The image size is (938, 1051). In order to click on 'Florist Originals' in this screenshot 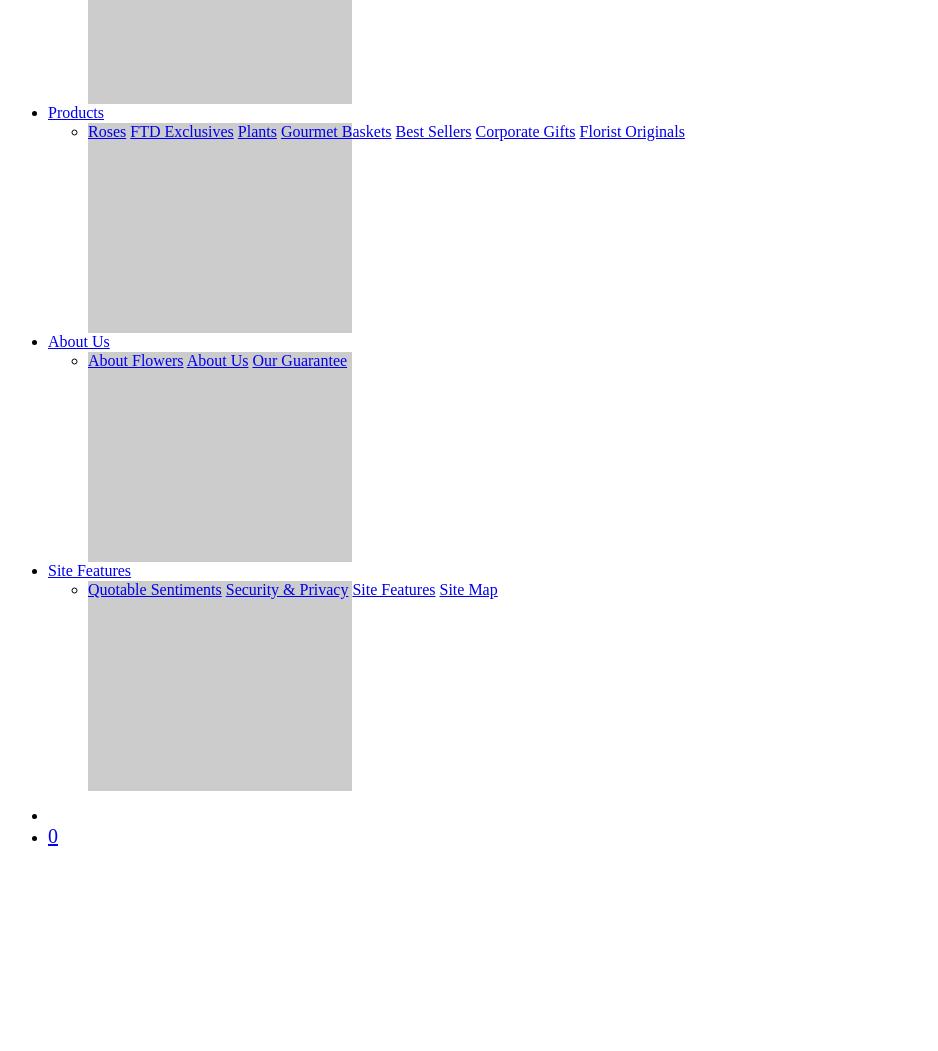, I will do `click(578, 130)`.